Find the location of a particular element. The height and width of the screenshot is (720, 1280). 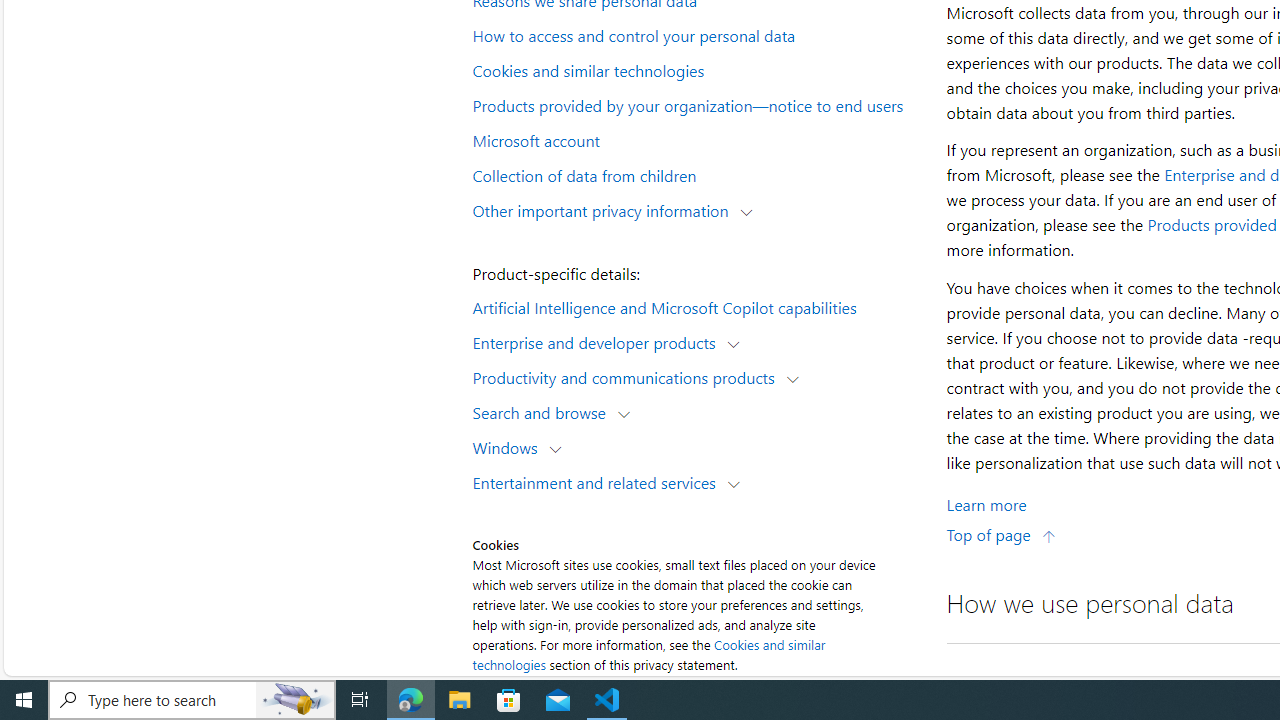

'Productivity and communications products' is located at coordinates (627, 376).